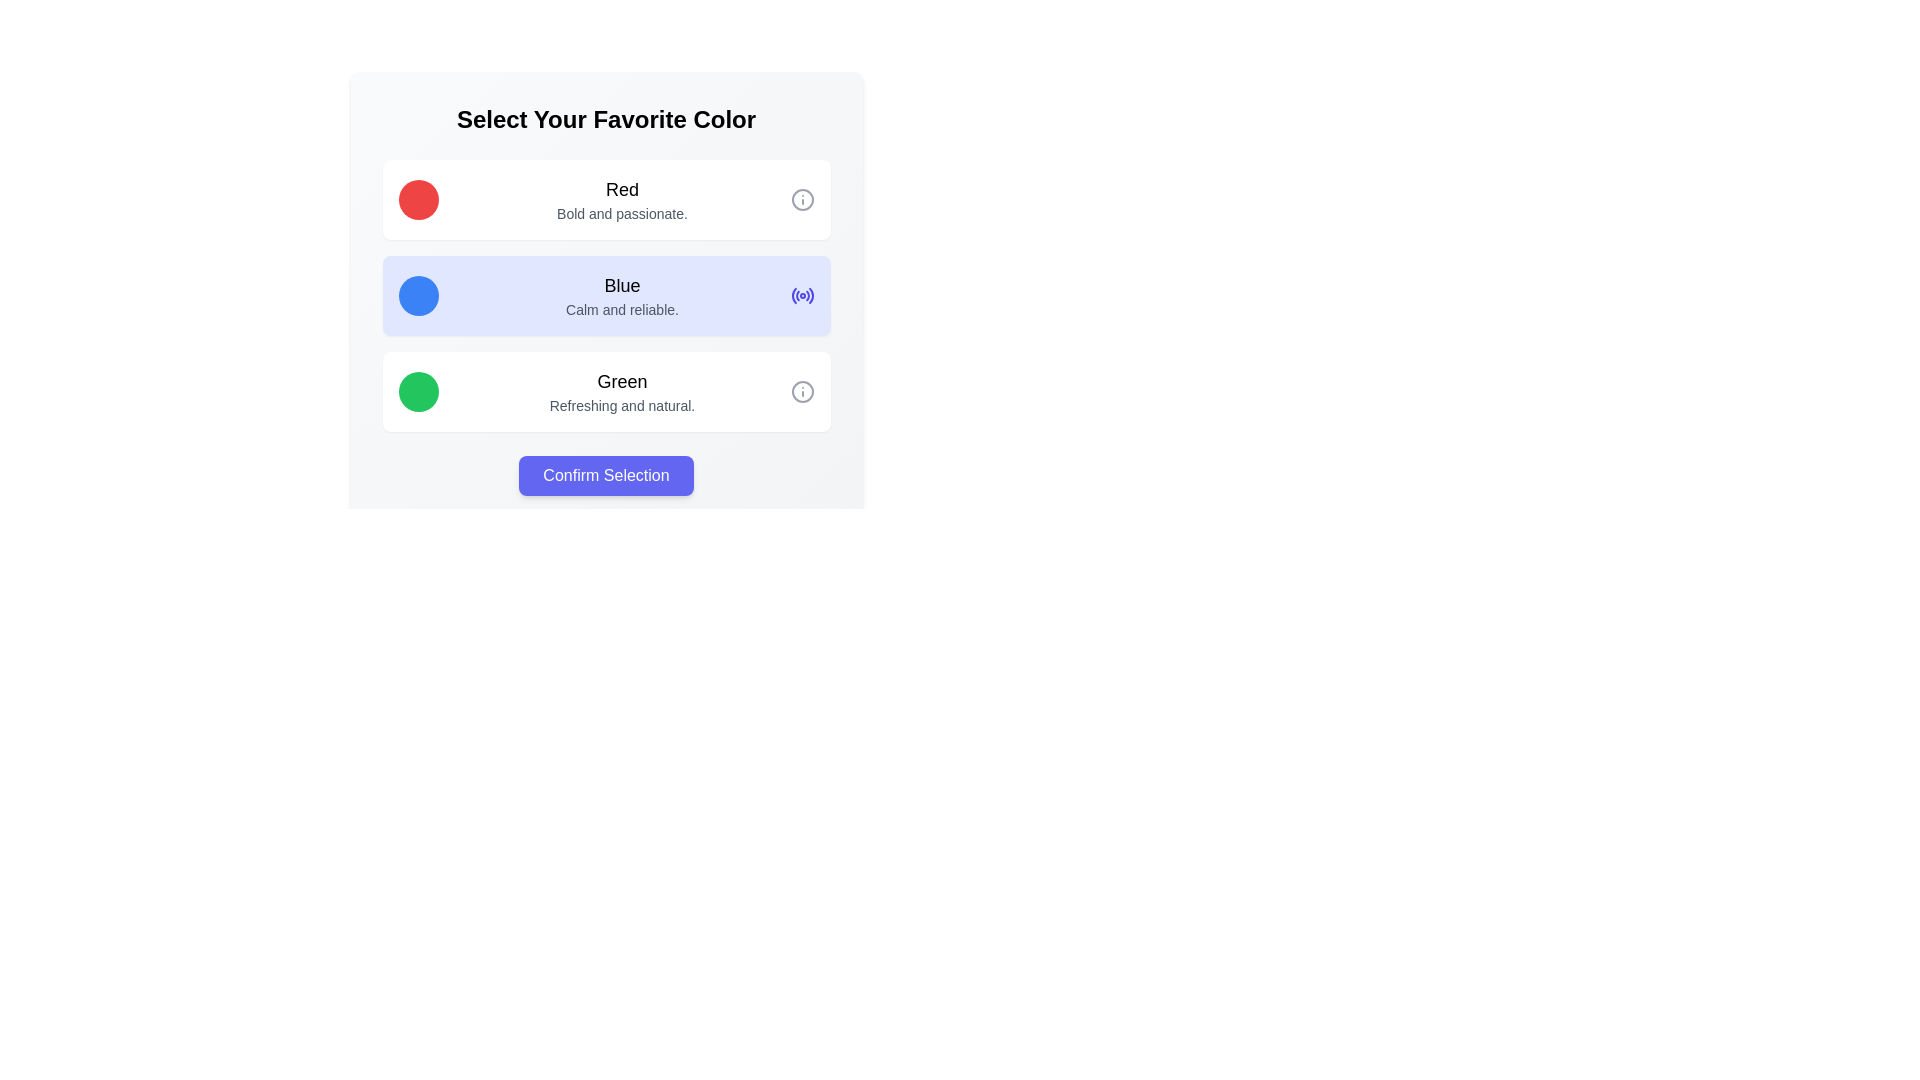  Describe the element at coordinates (802, 392) in the screenshot. I see `the informational icon located at the far-right side of the 'Green' option section, next to the text 'Refreshing and natural.'` at that location.